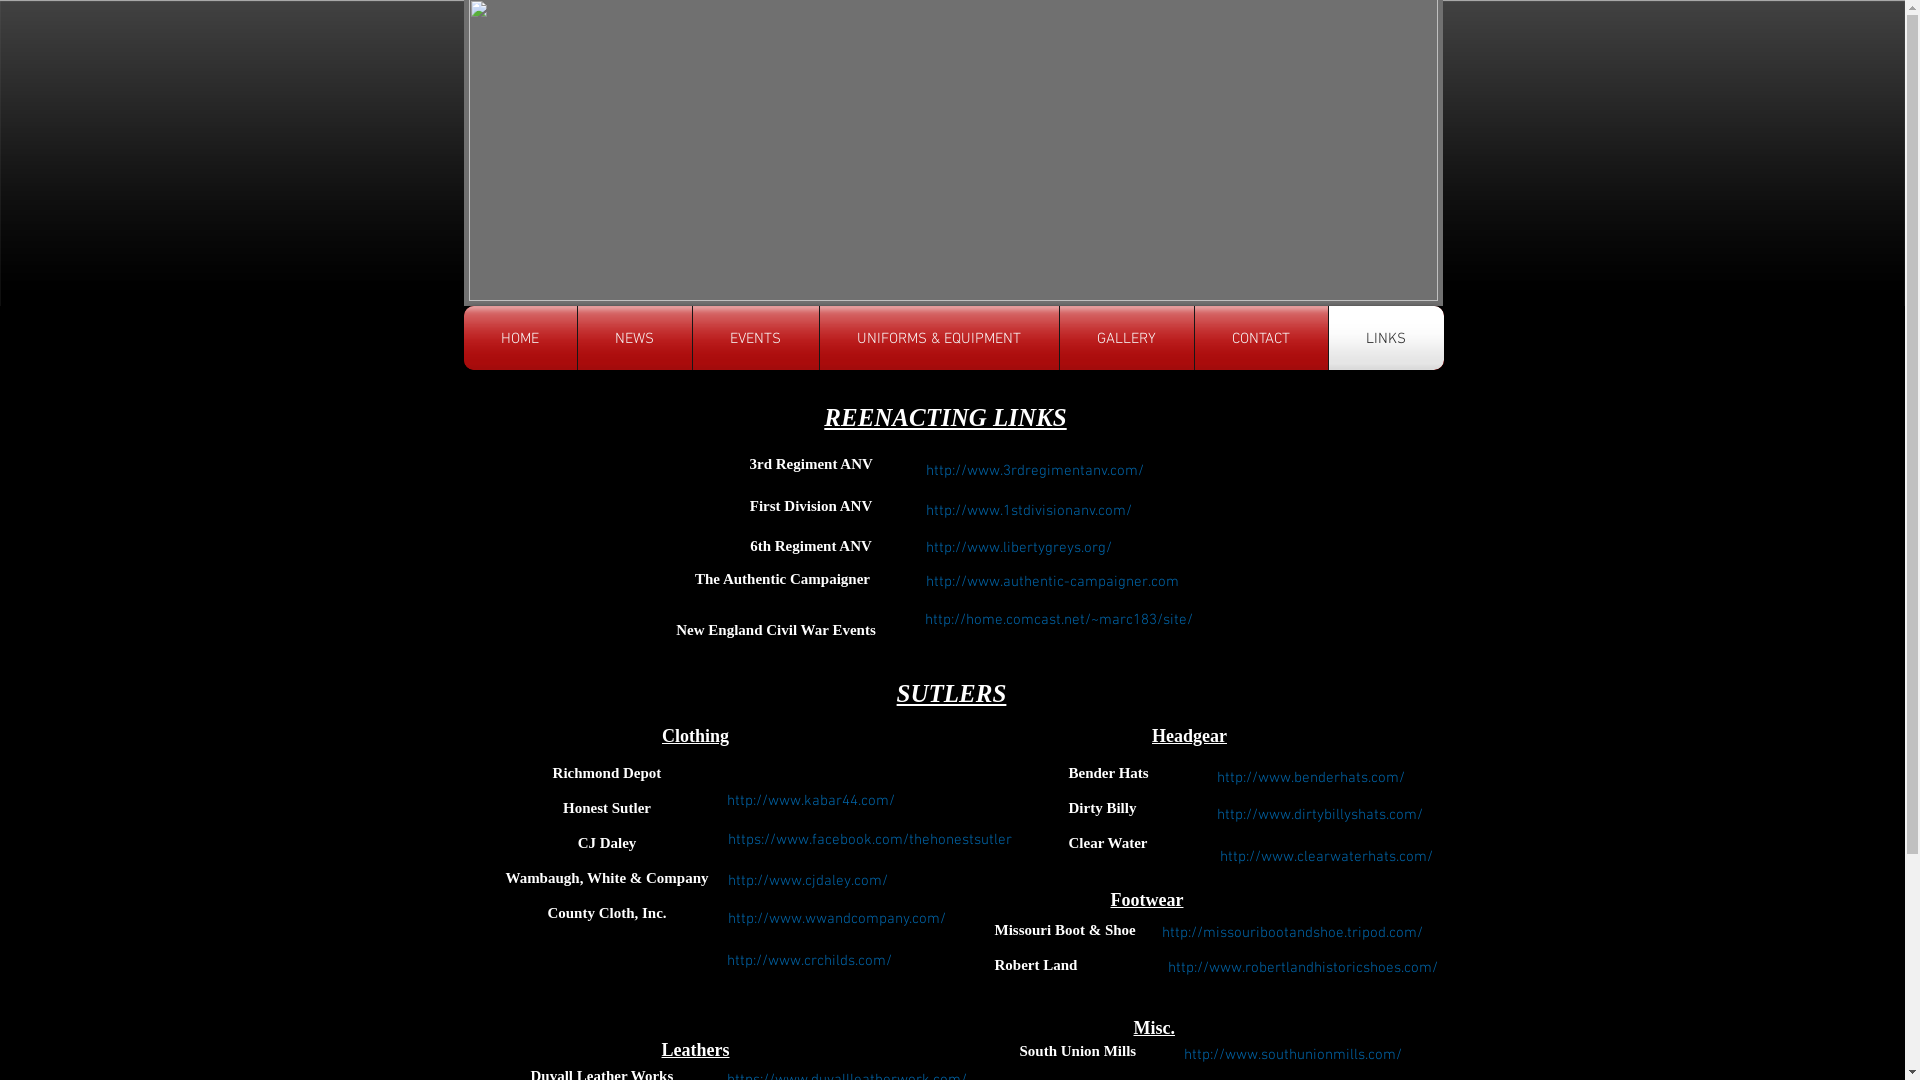  Describe the element at coordinates (1058, 616) in the screenshot. I see `'http://home.comcast.net/~marc183/site/'` at that location.